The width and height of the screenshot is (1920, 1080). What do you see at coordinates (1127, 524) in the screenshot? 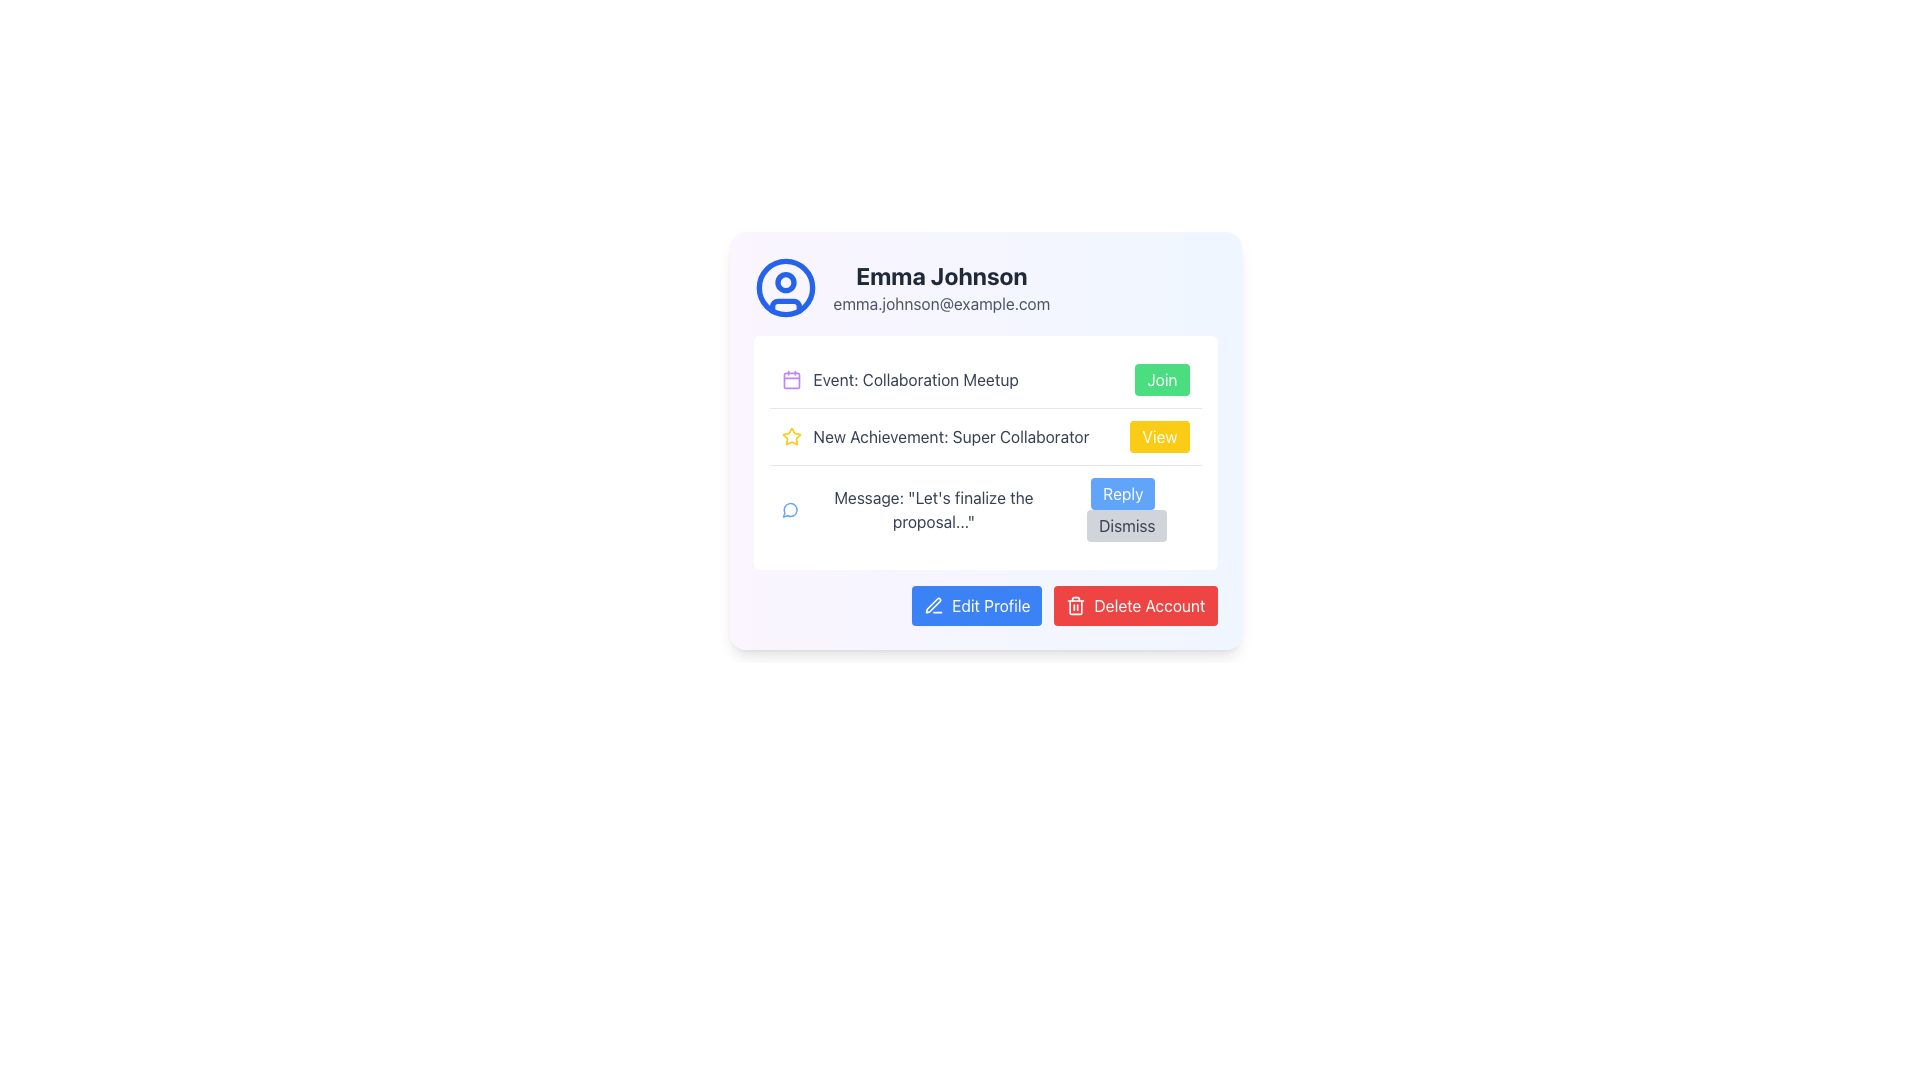
I see `the 'Dismiss' button, which is a rectangular button with rounded corners and labeled in gray text, situated to the right below the message about finalizing a proposal` at bounding box center [1127, 524].